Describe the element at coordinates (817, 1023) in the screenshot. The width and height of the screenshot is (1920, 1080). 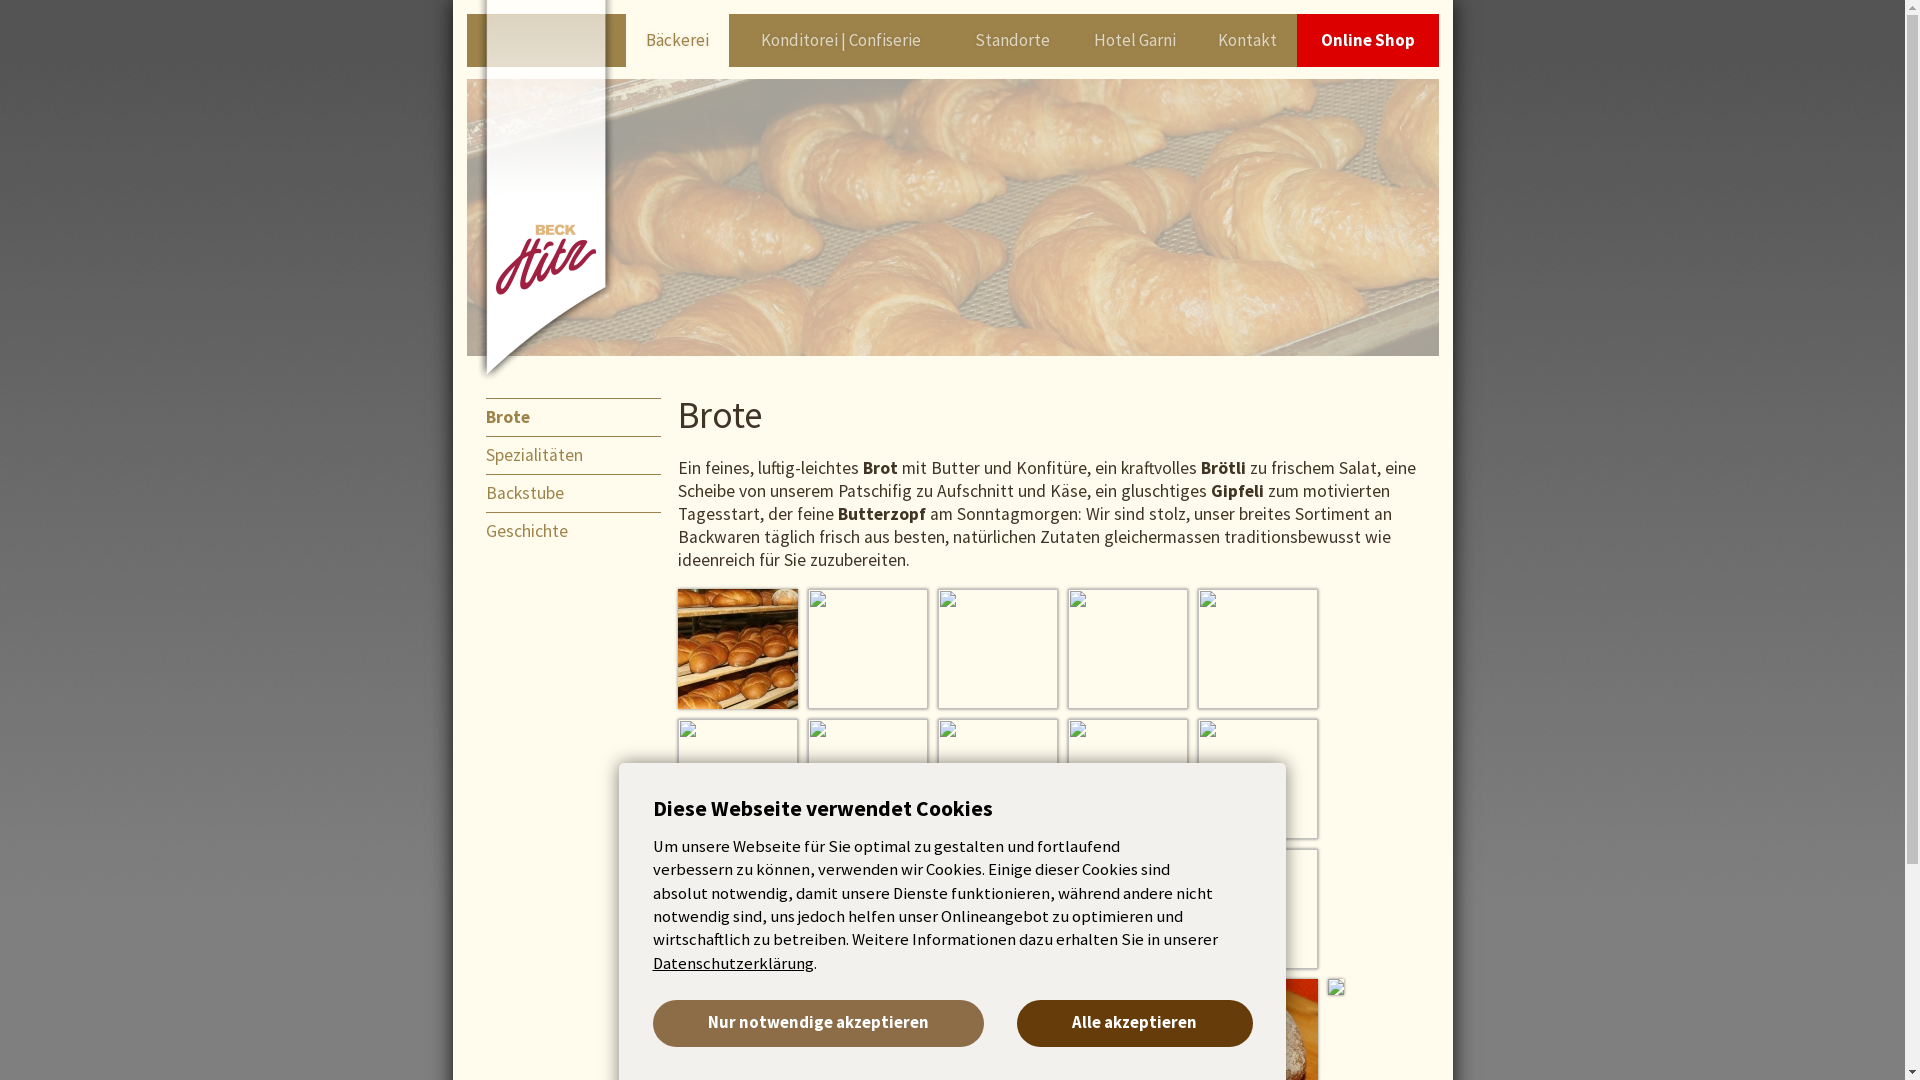
I see `'Nur notwendige akzeptieren'` at that location.